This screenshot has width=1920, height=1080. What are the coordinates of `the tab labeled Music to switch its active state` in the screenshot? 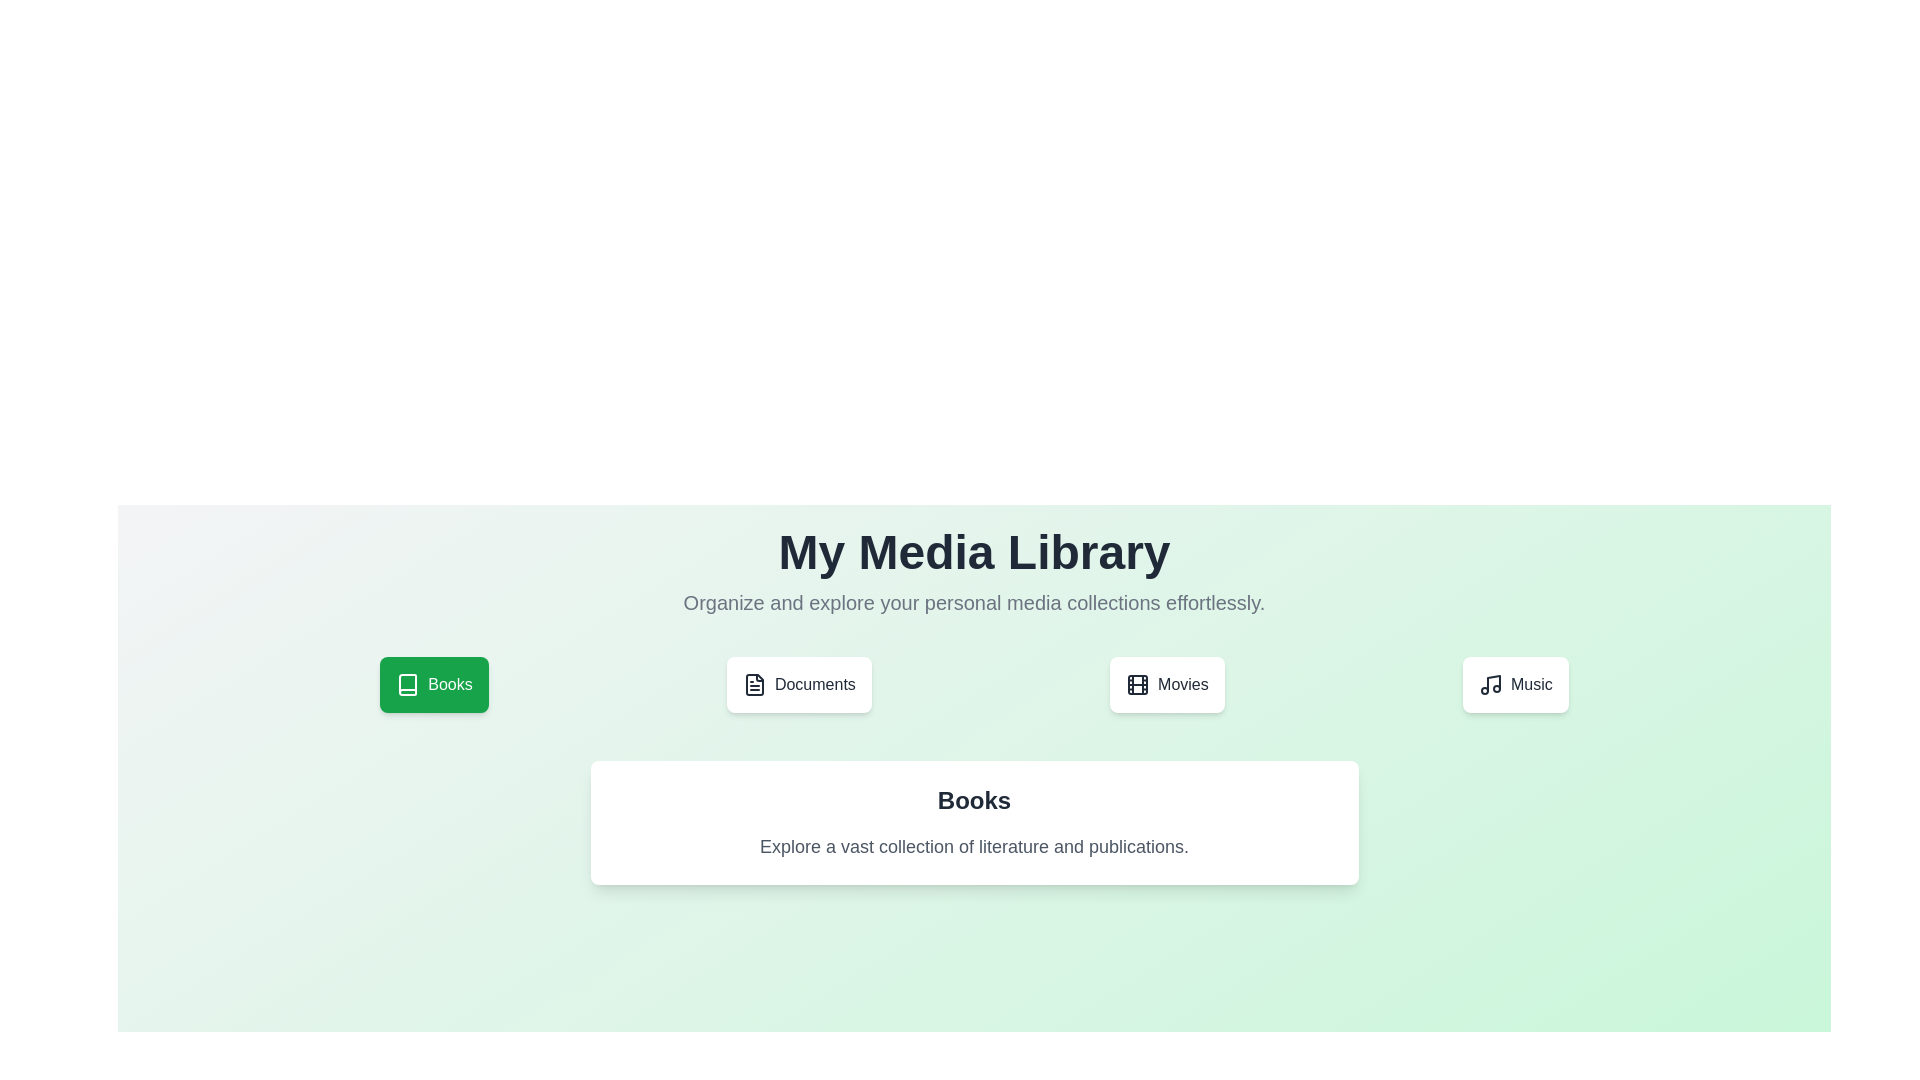 It's located at (1515, 684).